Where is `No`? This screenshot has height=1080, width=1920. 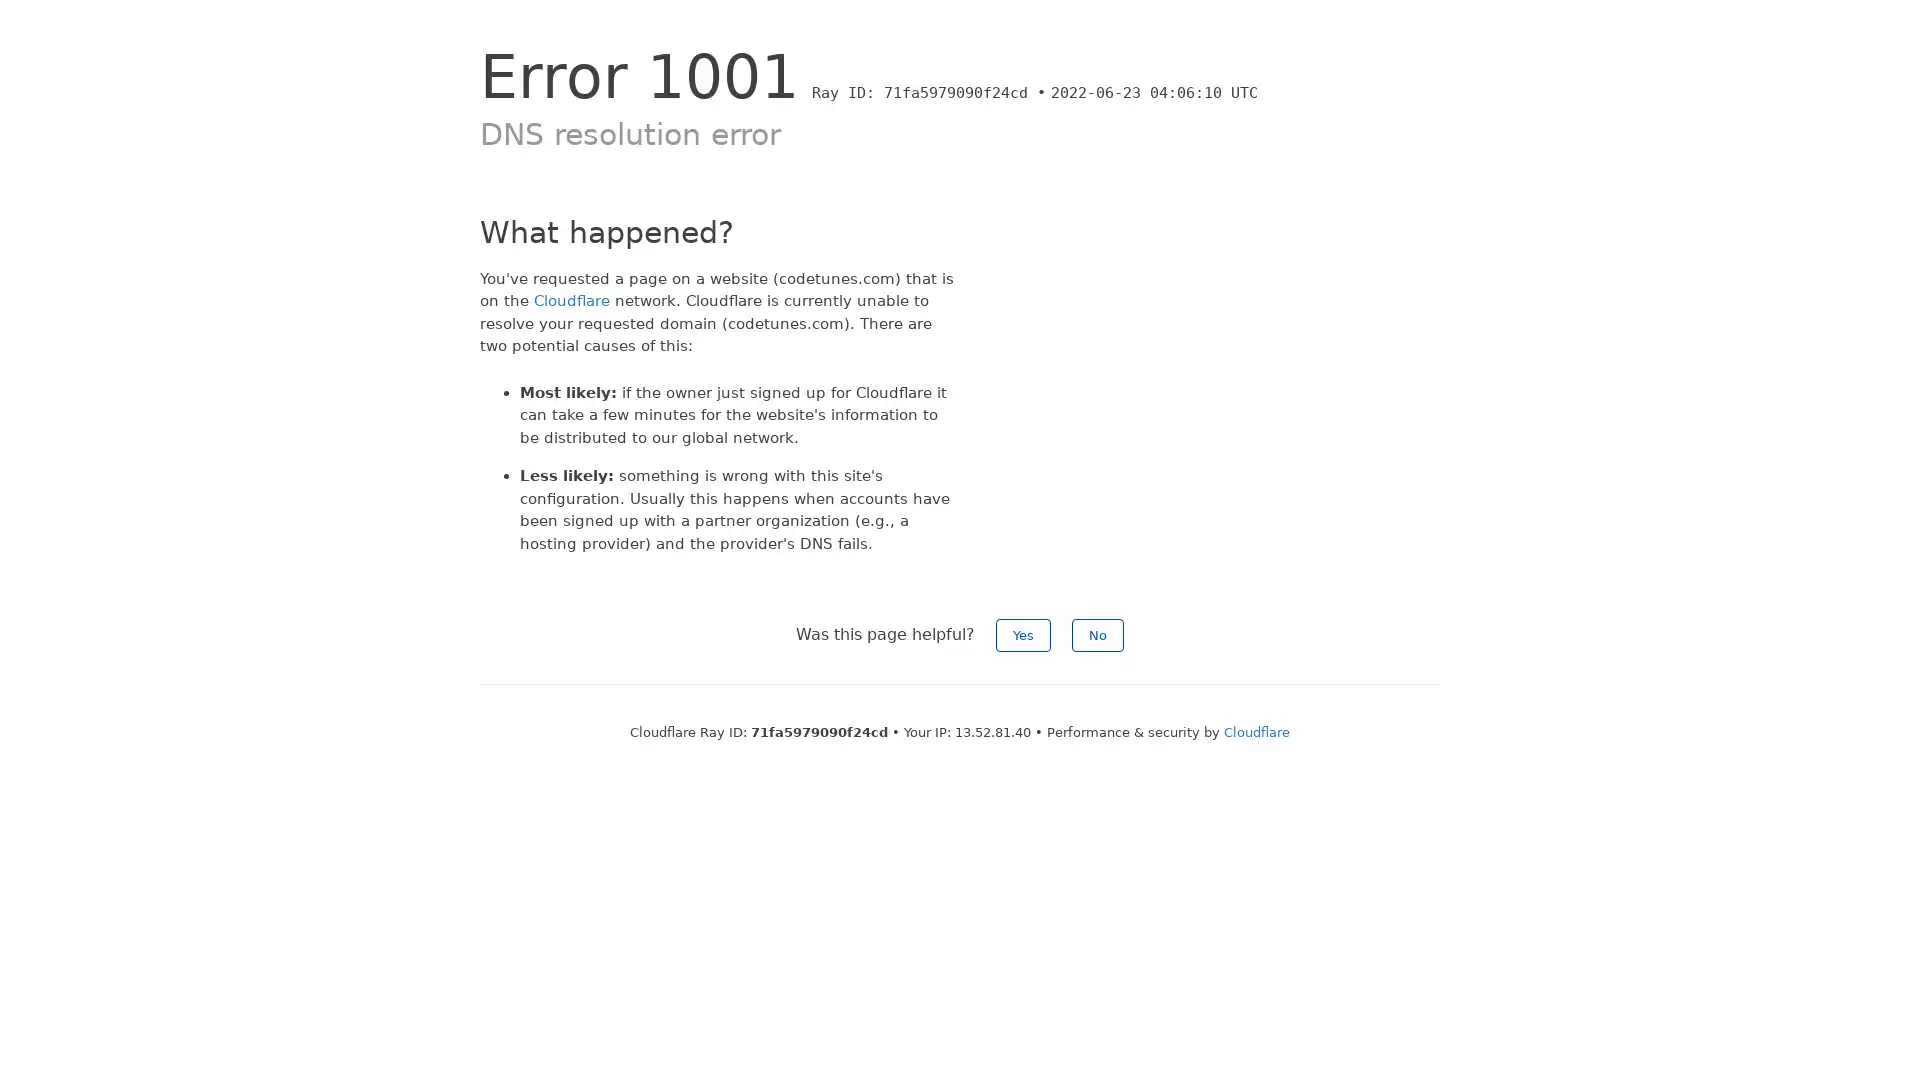
No is located at coordinates (1097, 635).